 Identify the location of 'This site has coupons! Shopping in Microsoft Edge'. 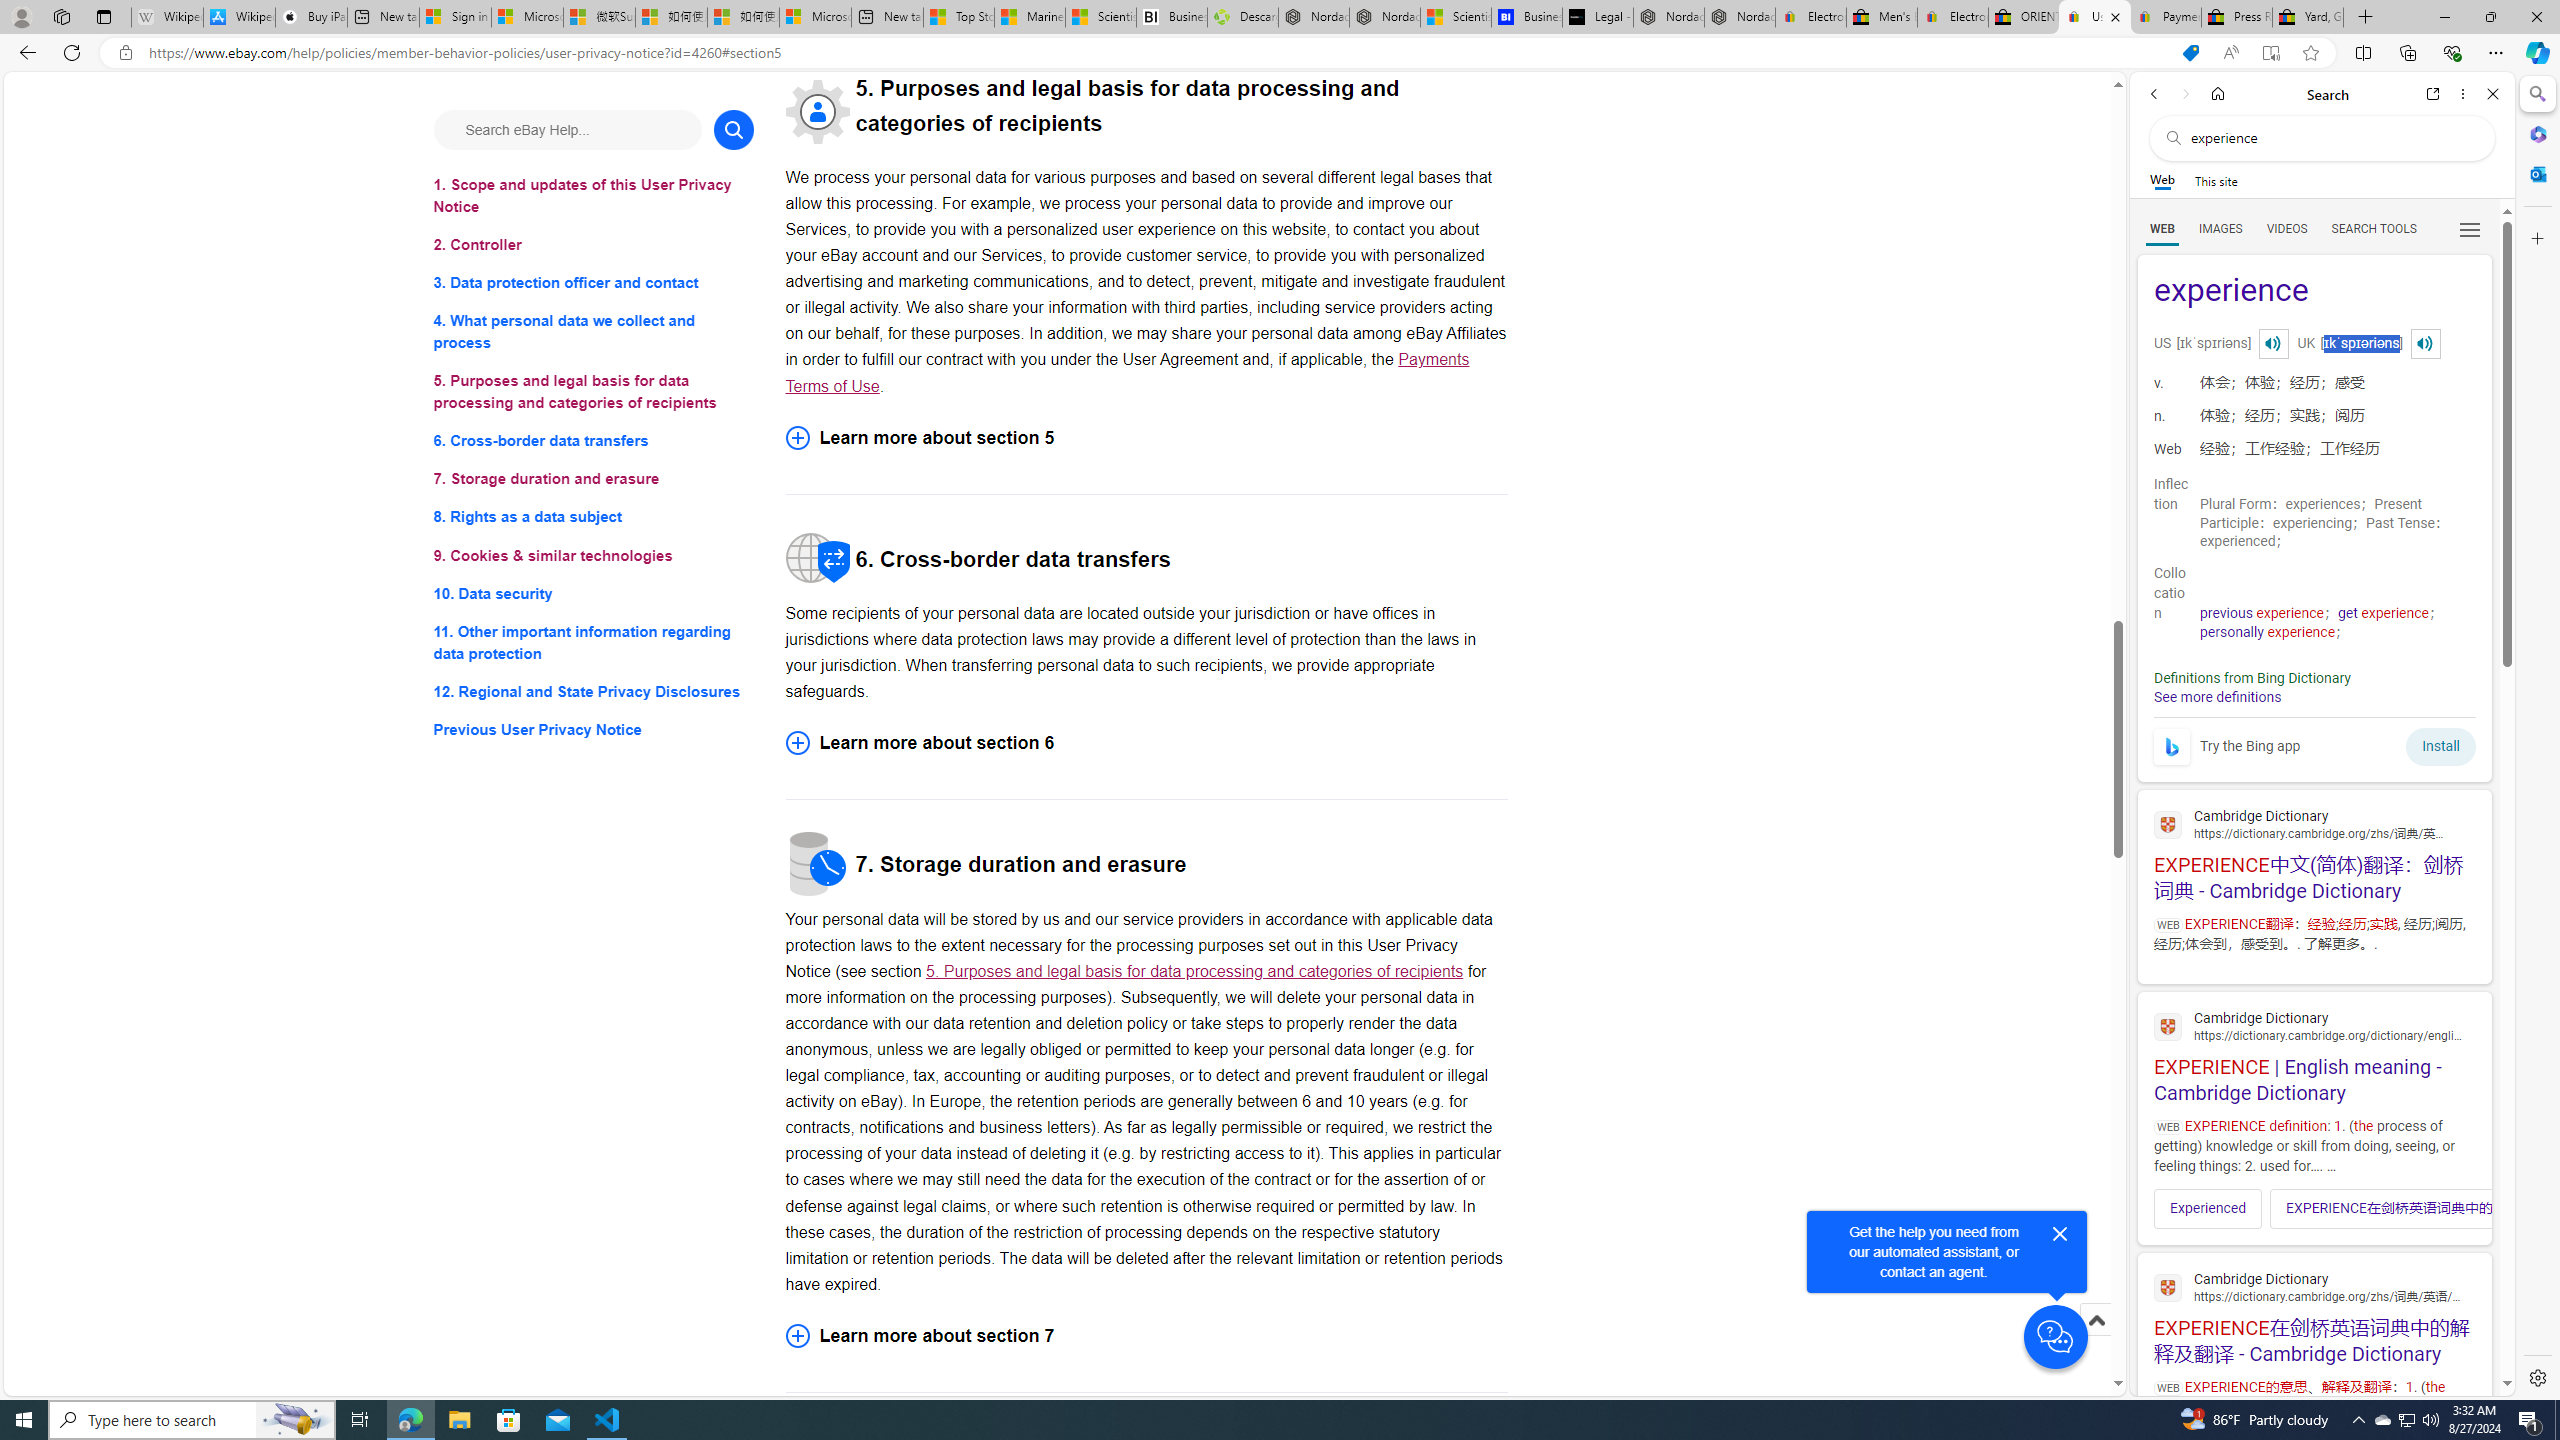
(2190, 53).